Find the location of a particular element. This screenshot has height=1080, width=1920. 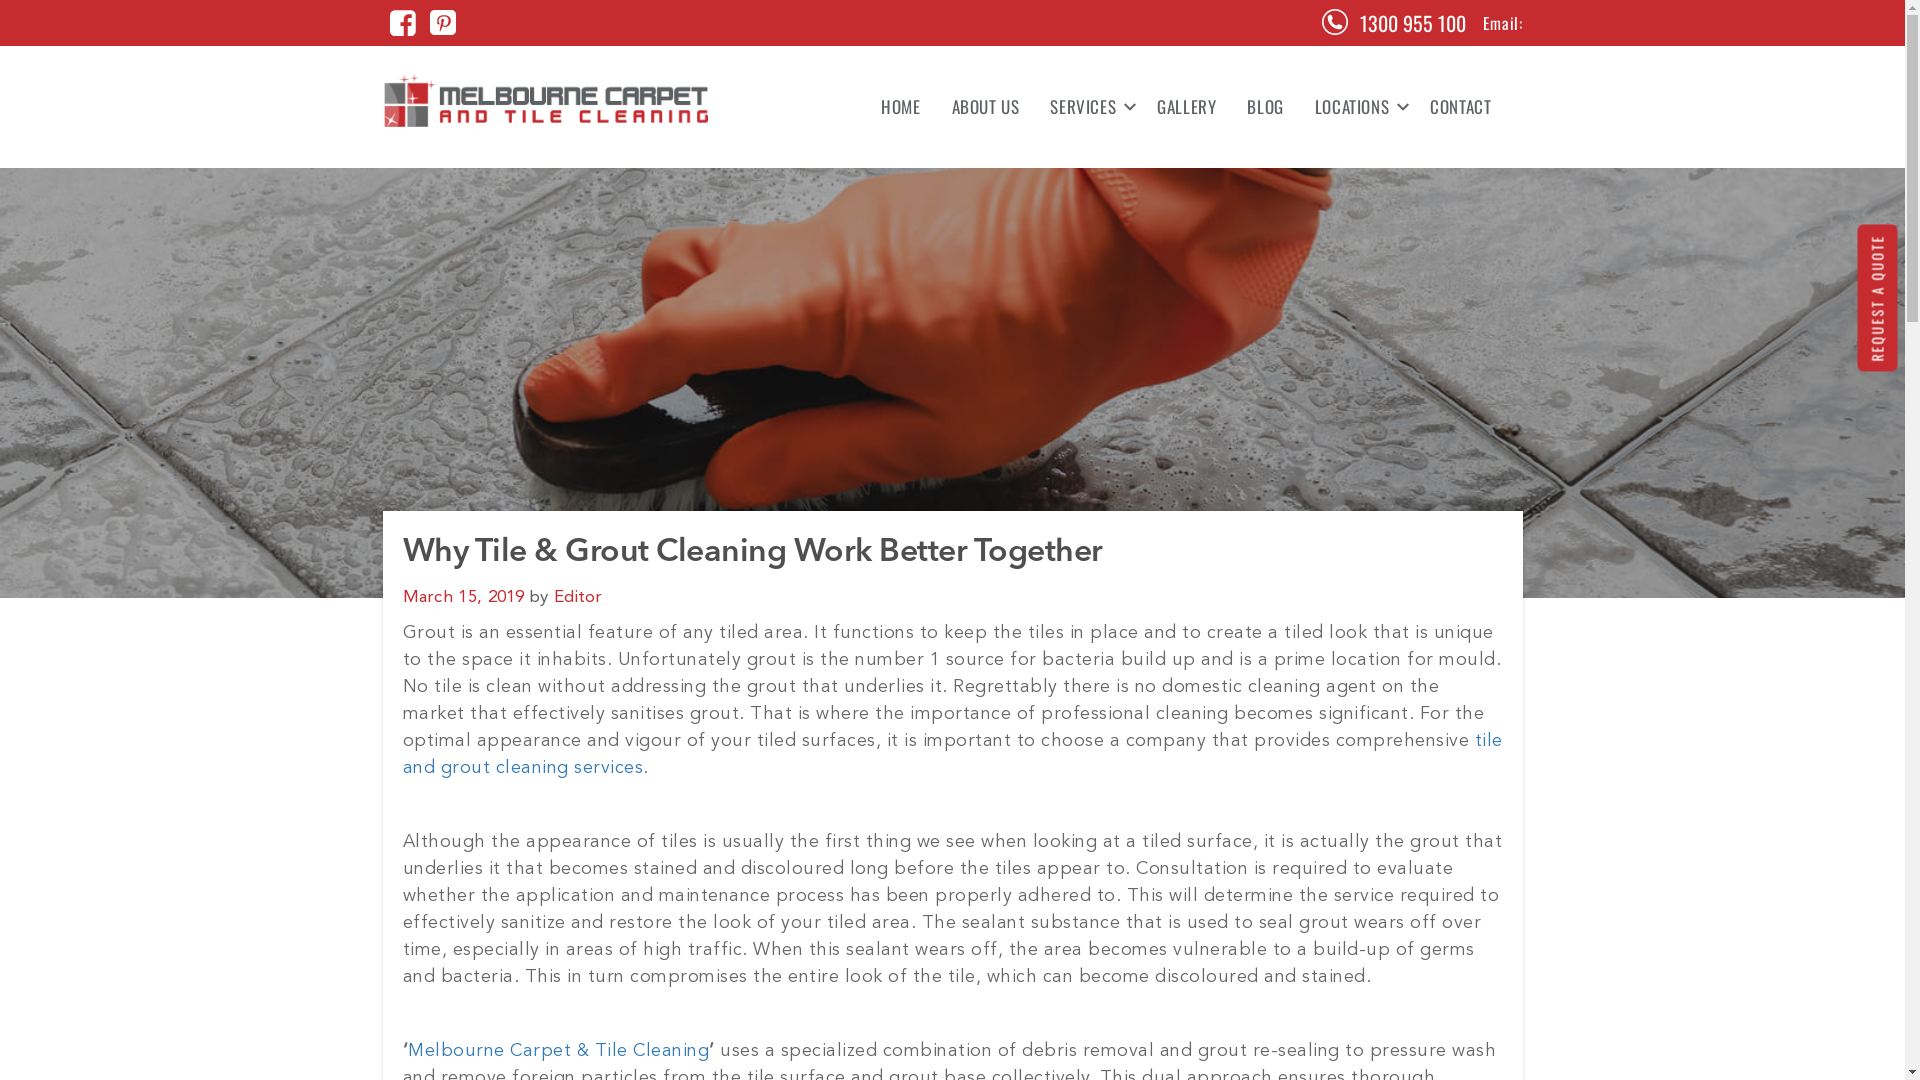

'CONTACT' is located at coordinates (1453, 107).